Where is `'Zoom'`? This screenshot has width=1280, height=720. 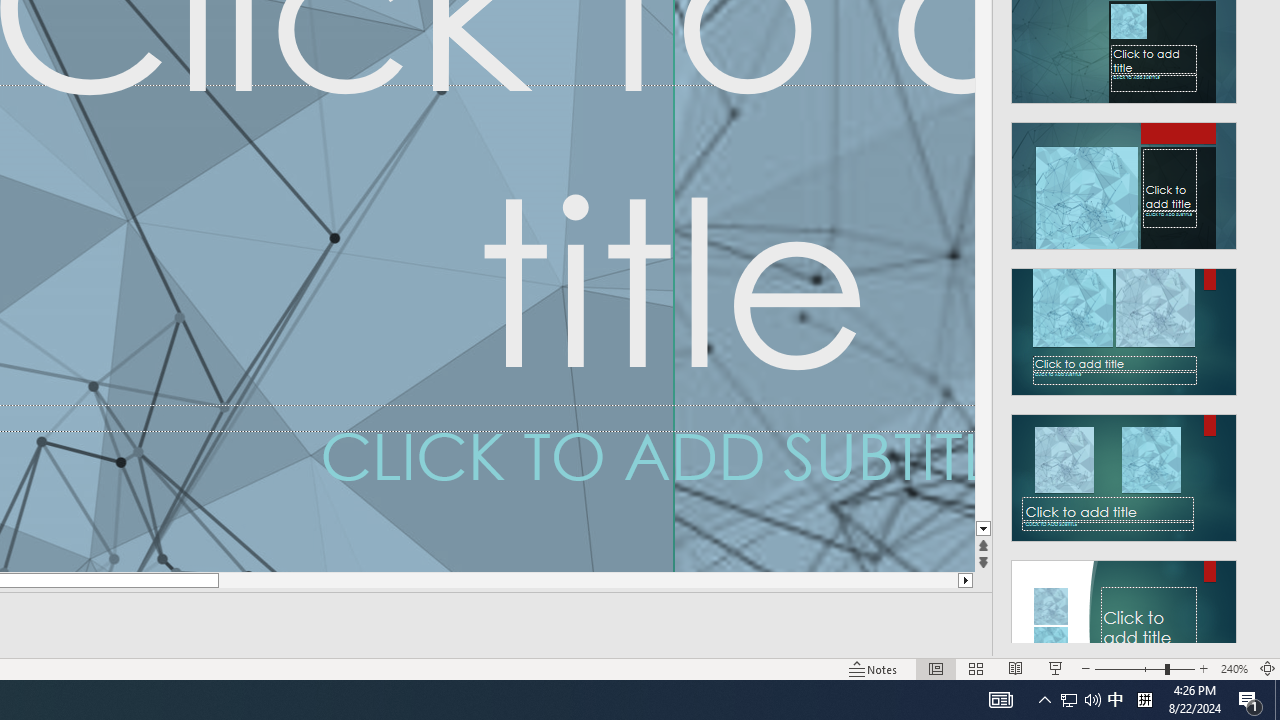 'Zoom' is located at coordinates (1144, 669).